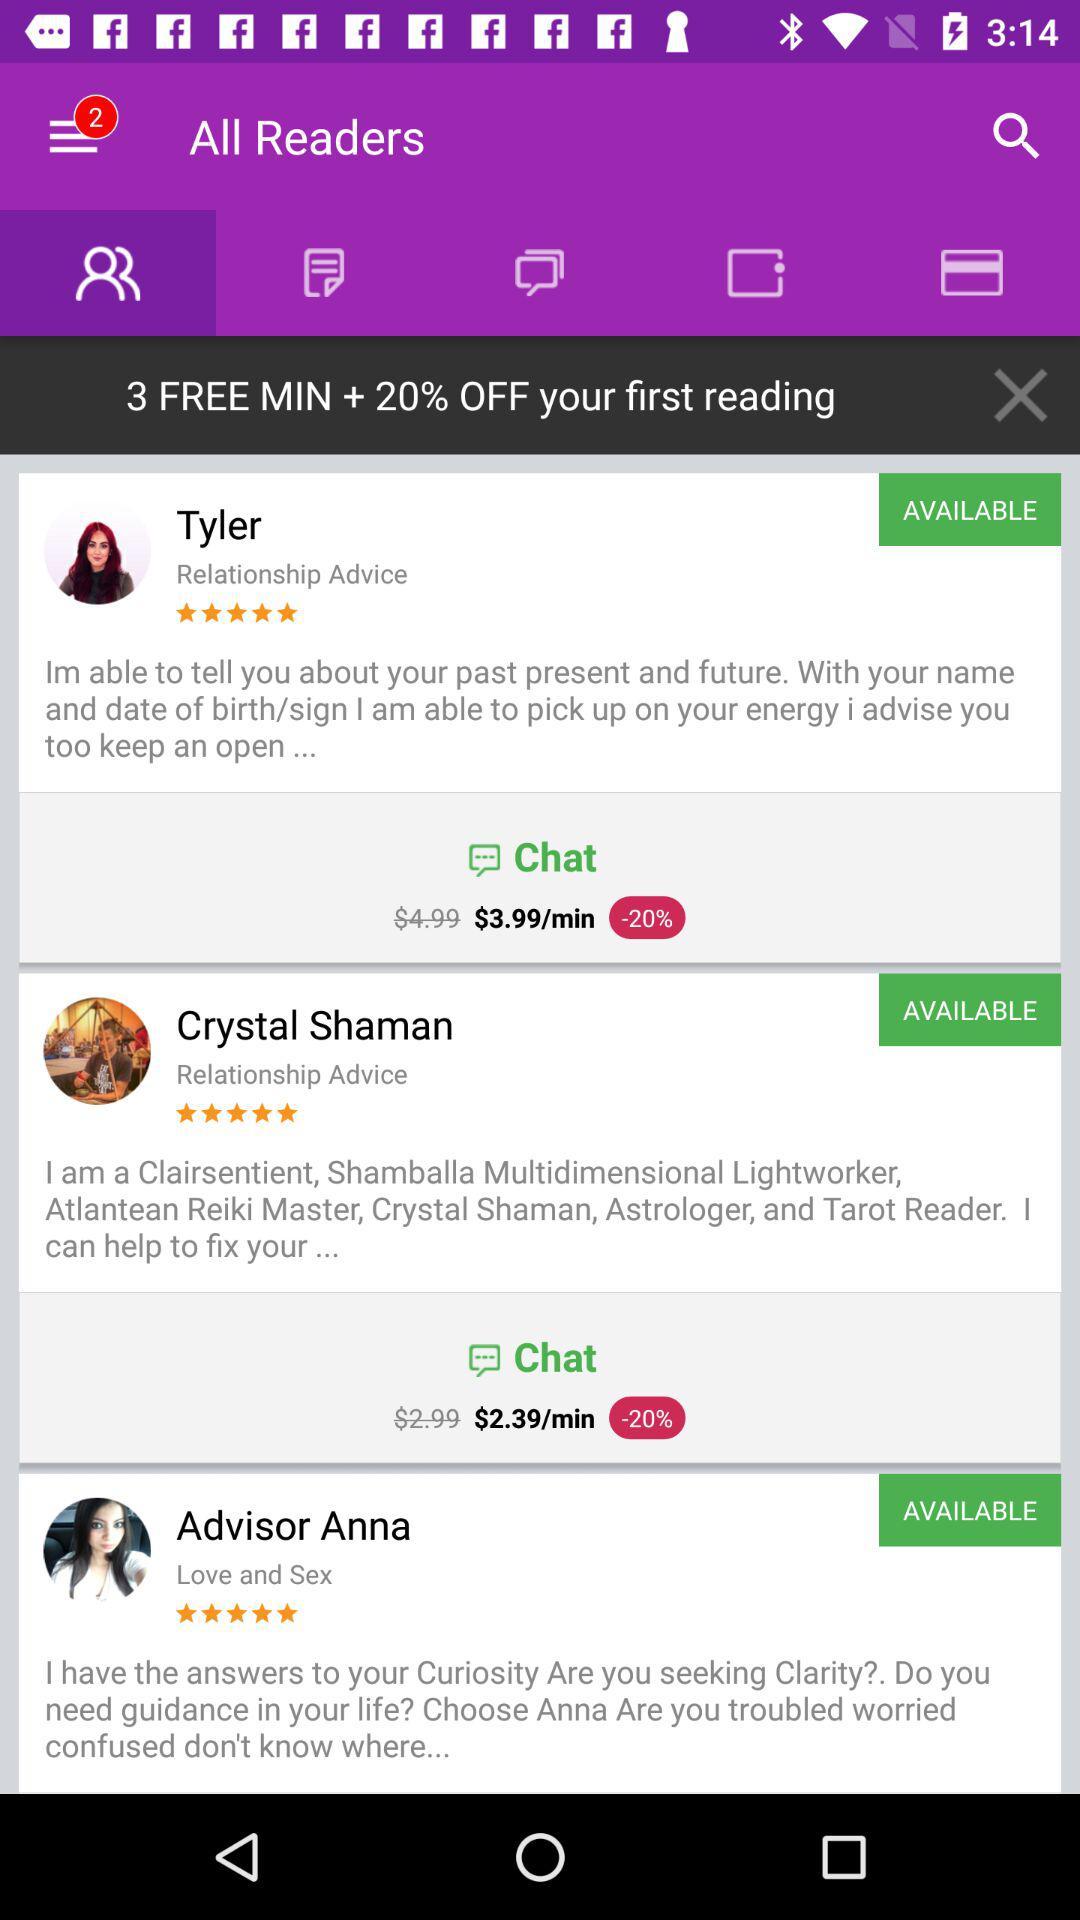  I want to click on the icon to the right of 3 free min icon, so click(1020, 395).